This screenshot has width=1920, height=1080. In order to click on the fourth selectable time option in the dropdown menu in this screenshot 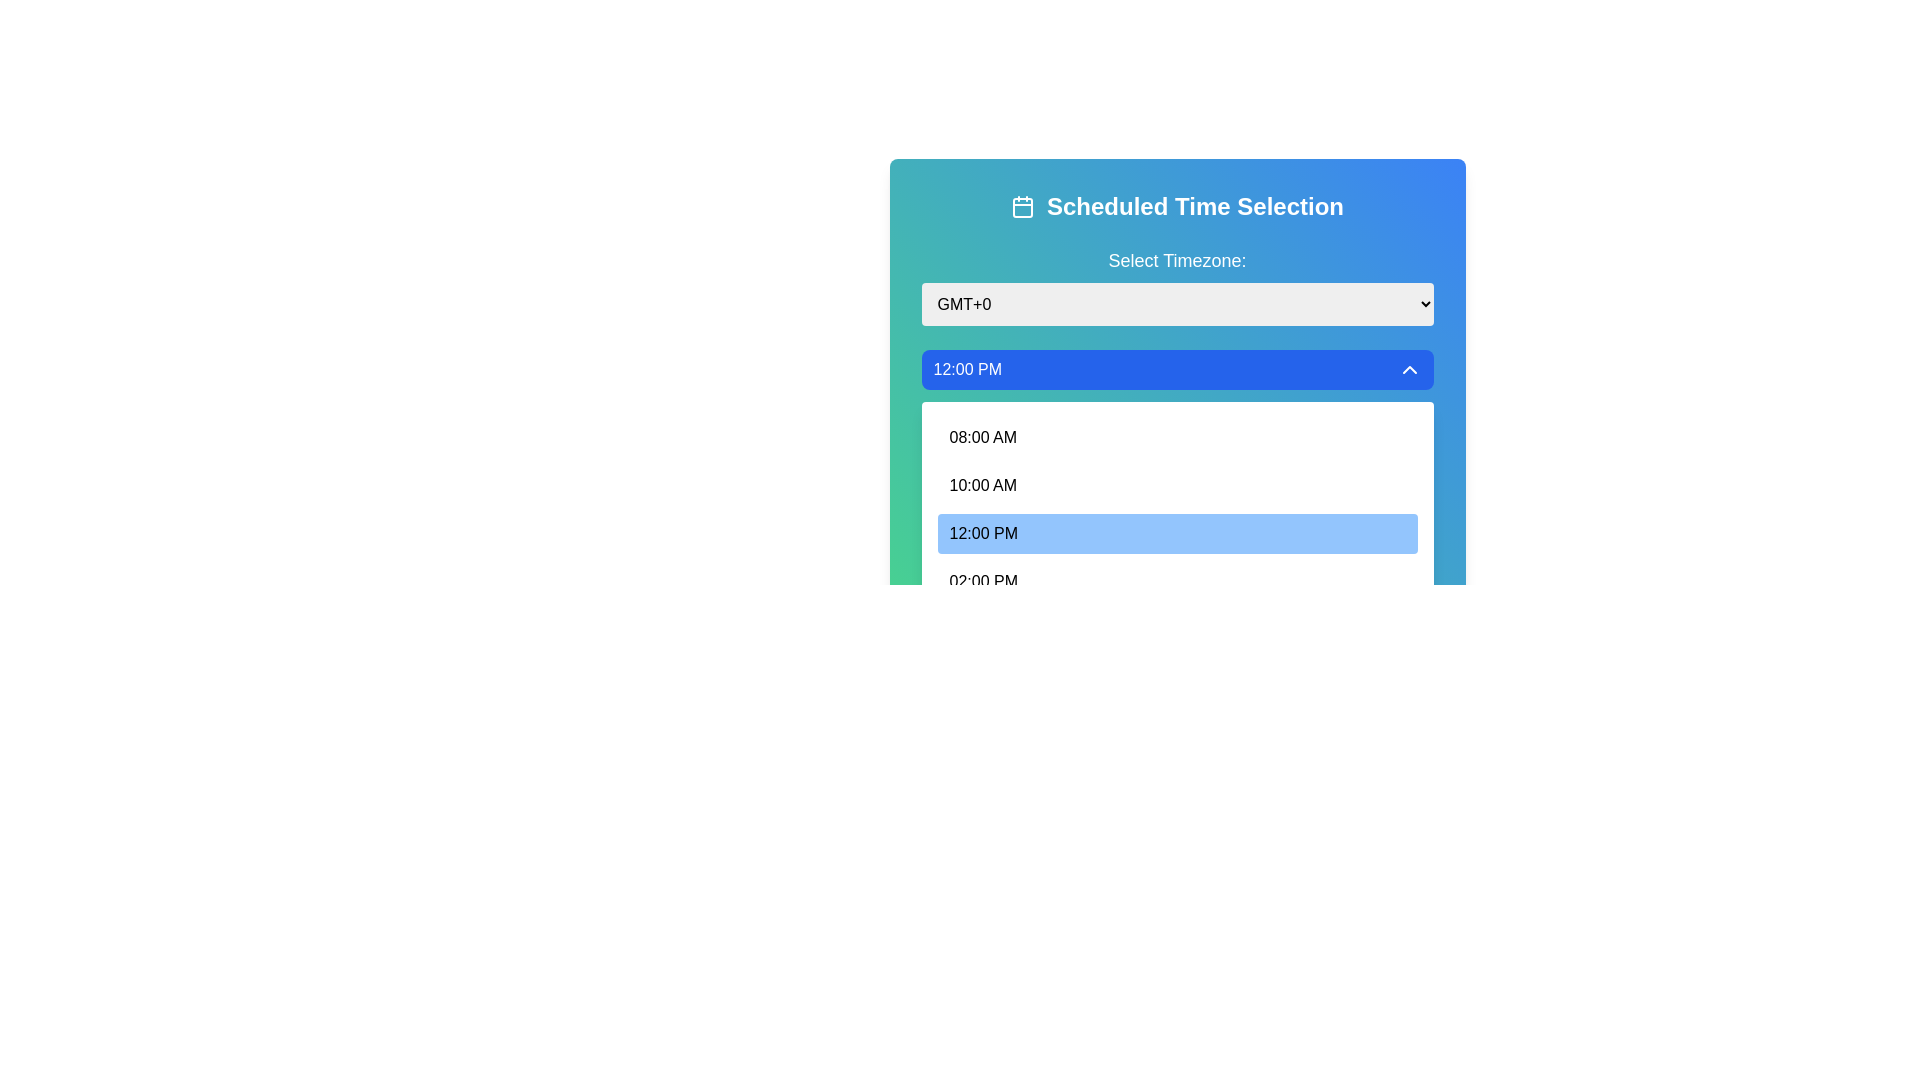, I will do `click(983, 532)`.